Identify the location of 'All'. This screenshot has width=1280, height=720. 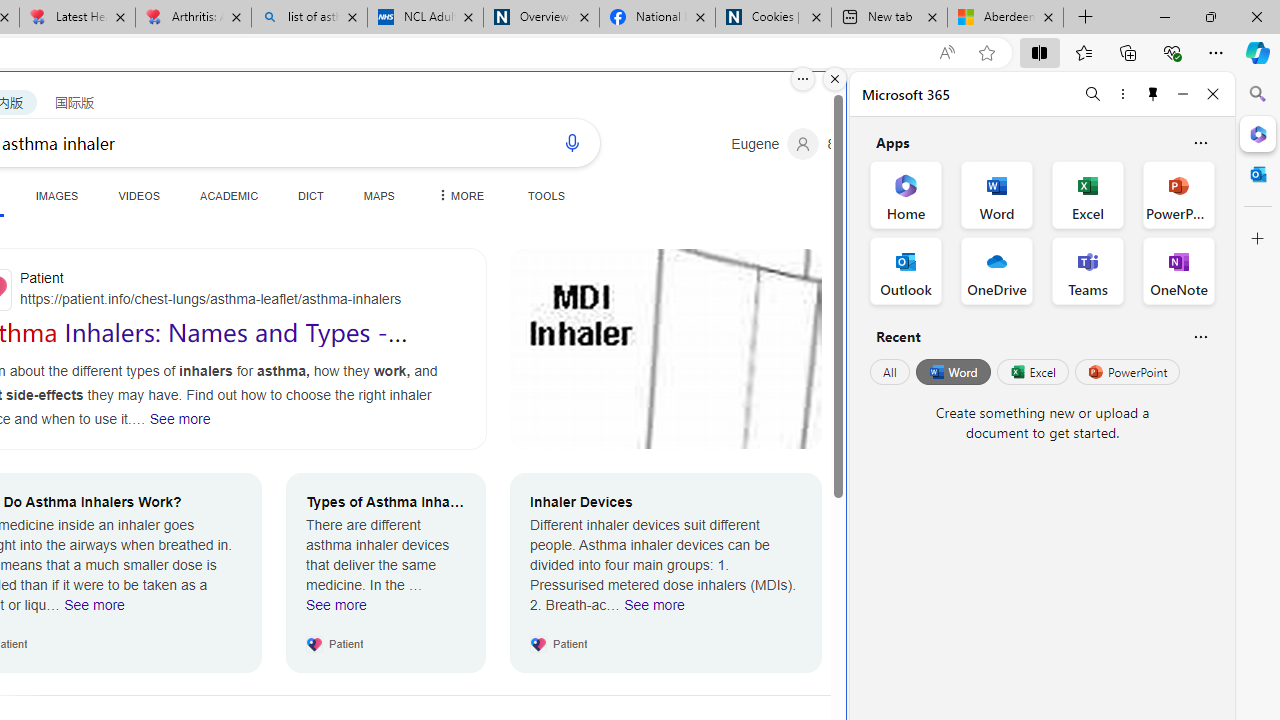
(889, 372).